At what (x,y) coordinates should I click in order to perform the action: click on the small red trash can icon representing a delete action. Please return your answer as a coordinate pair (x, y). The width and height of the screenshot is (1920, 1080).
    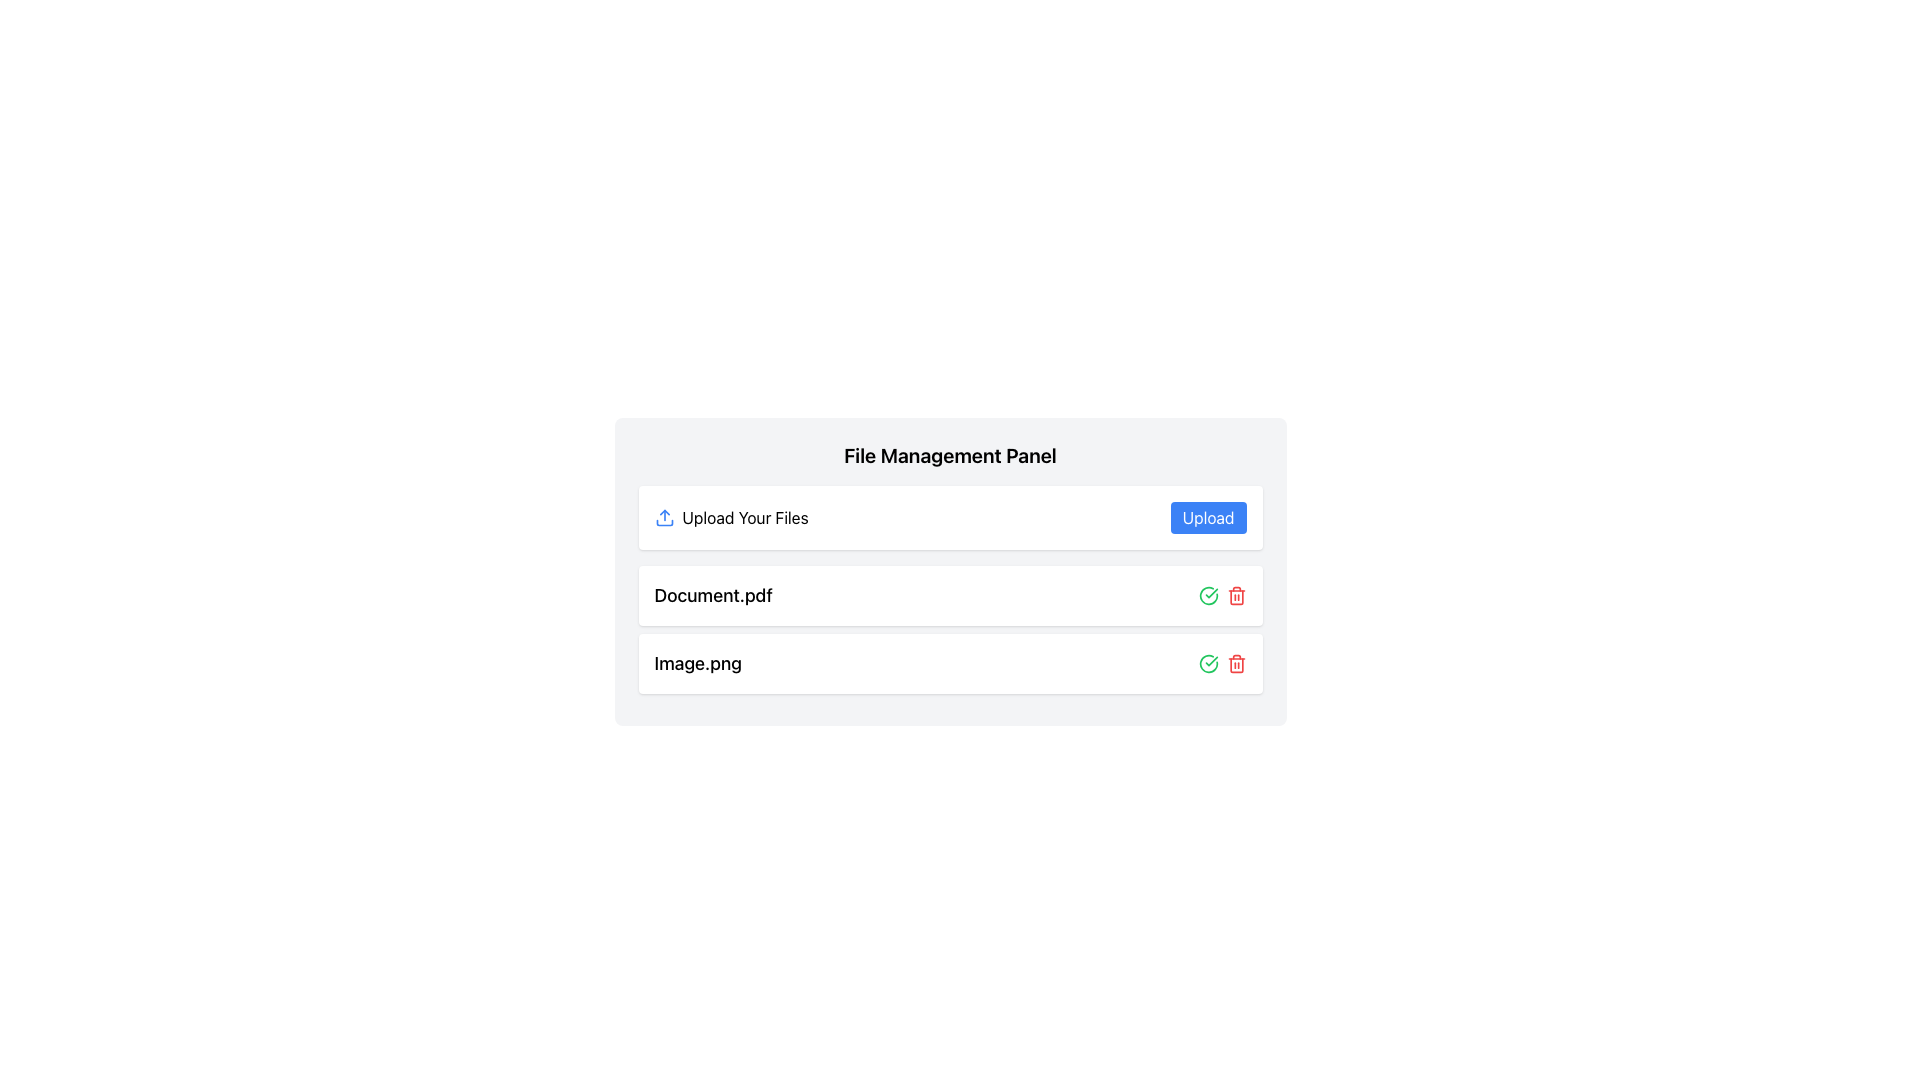
    Looking at the image, I should click on (1235, 595).